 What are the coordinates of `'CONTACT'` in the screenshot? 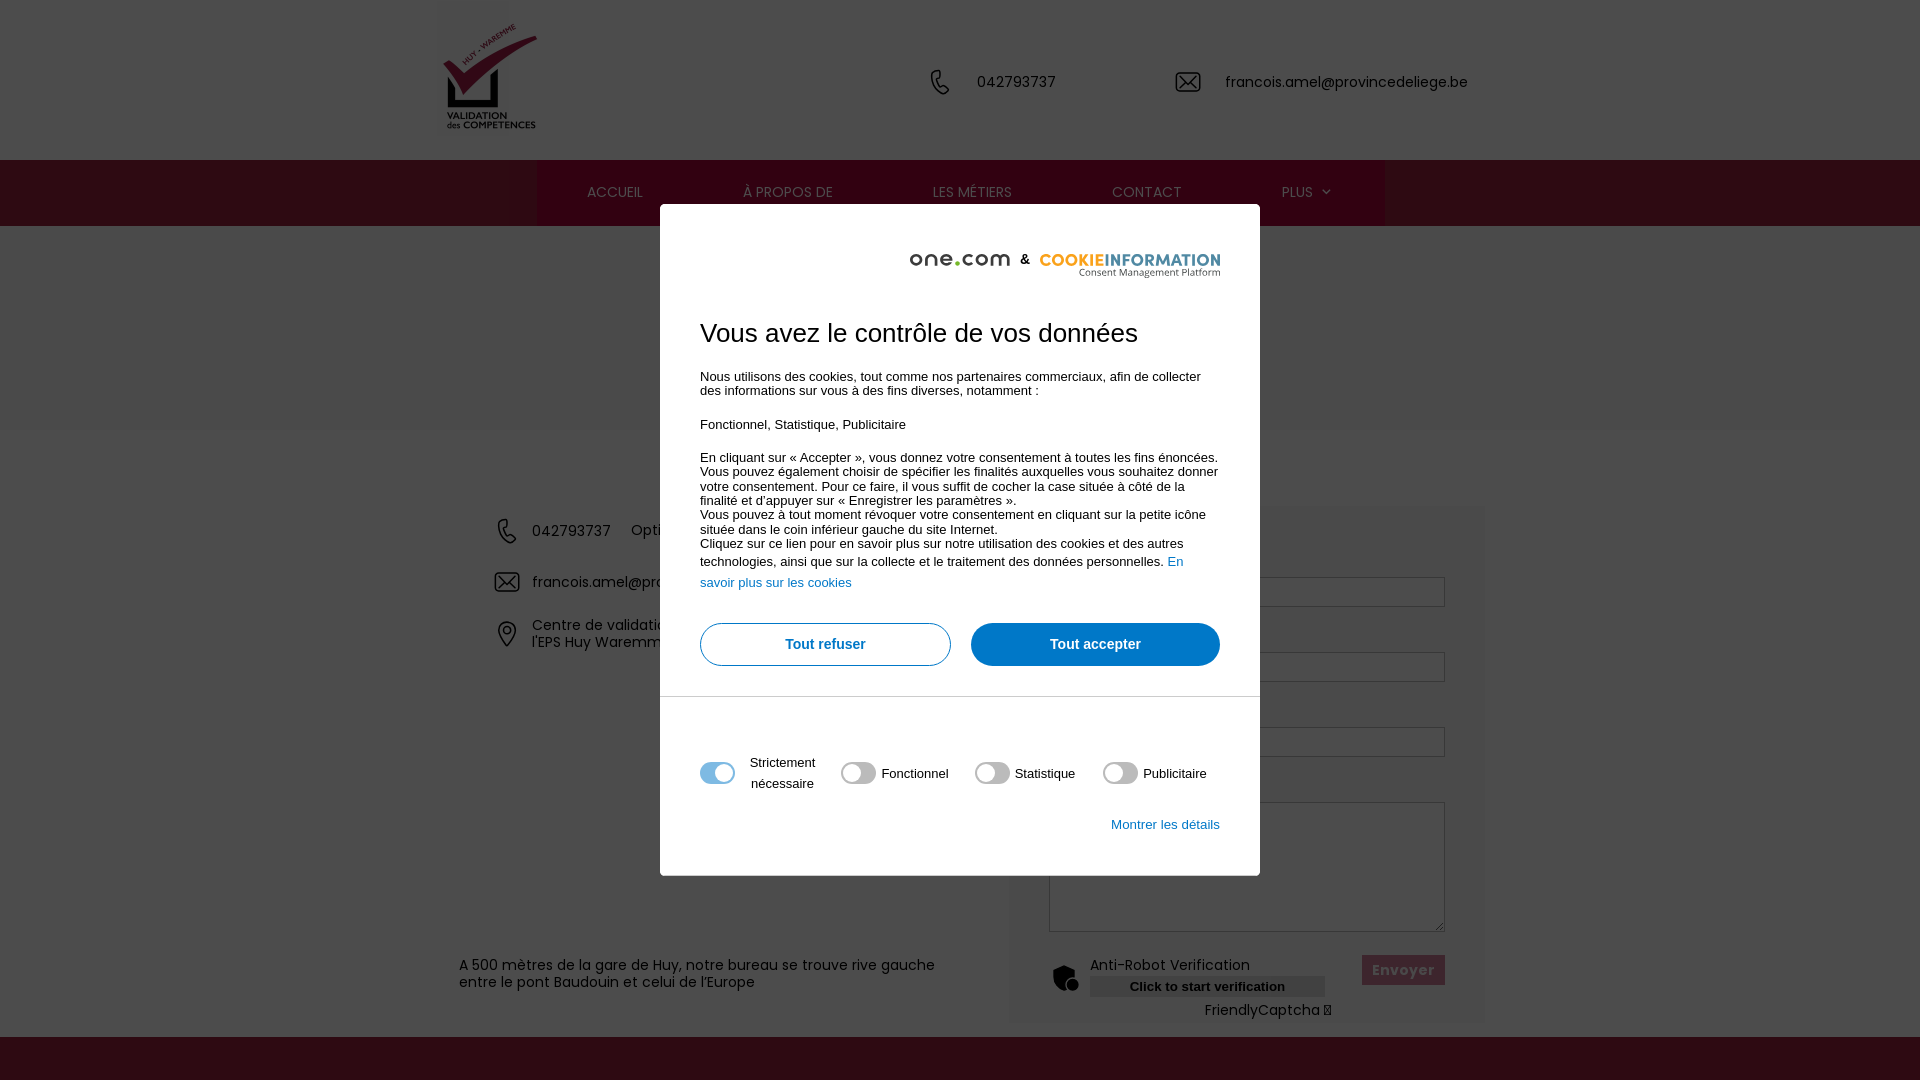 It's located at (1147, 192).